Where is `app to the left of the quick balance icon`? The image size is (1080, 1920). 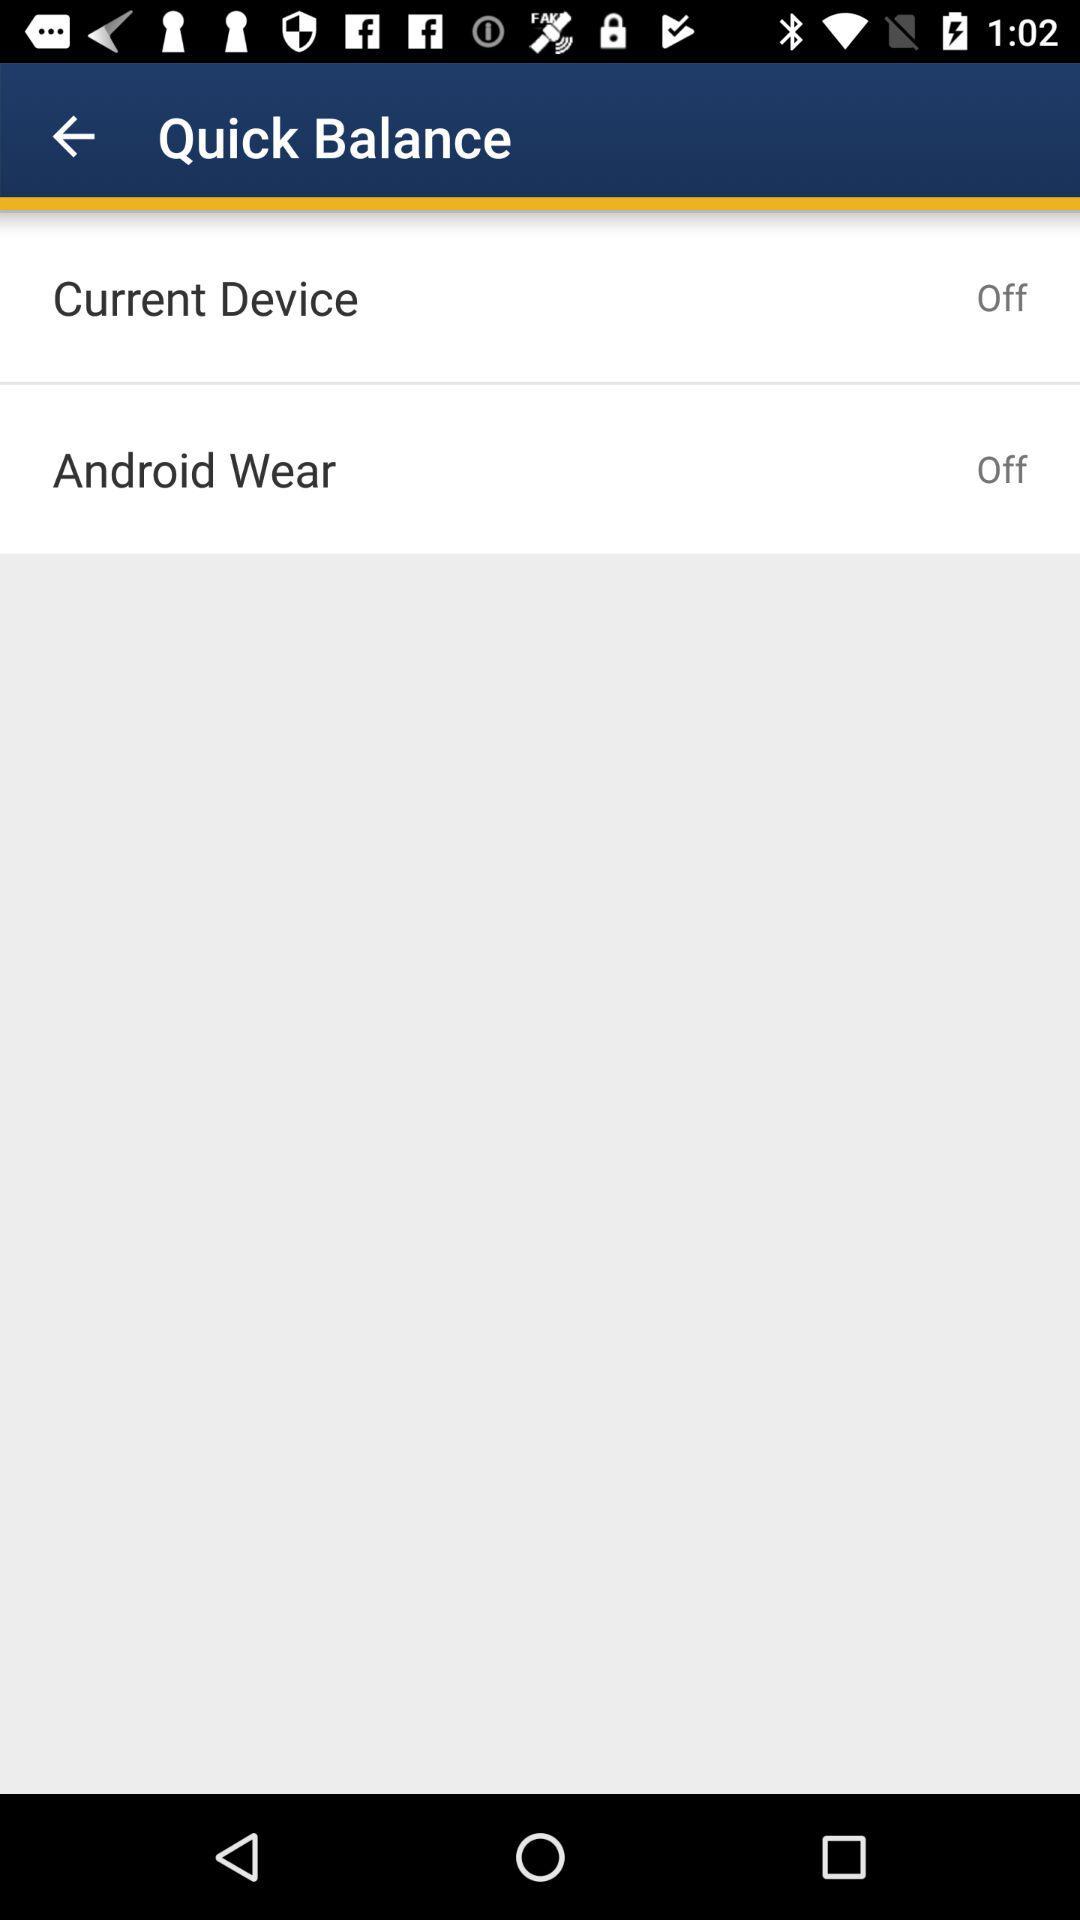
app to the left of the quick balance icon is located at coordinates (72, 135).